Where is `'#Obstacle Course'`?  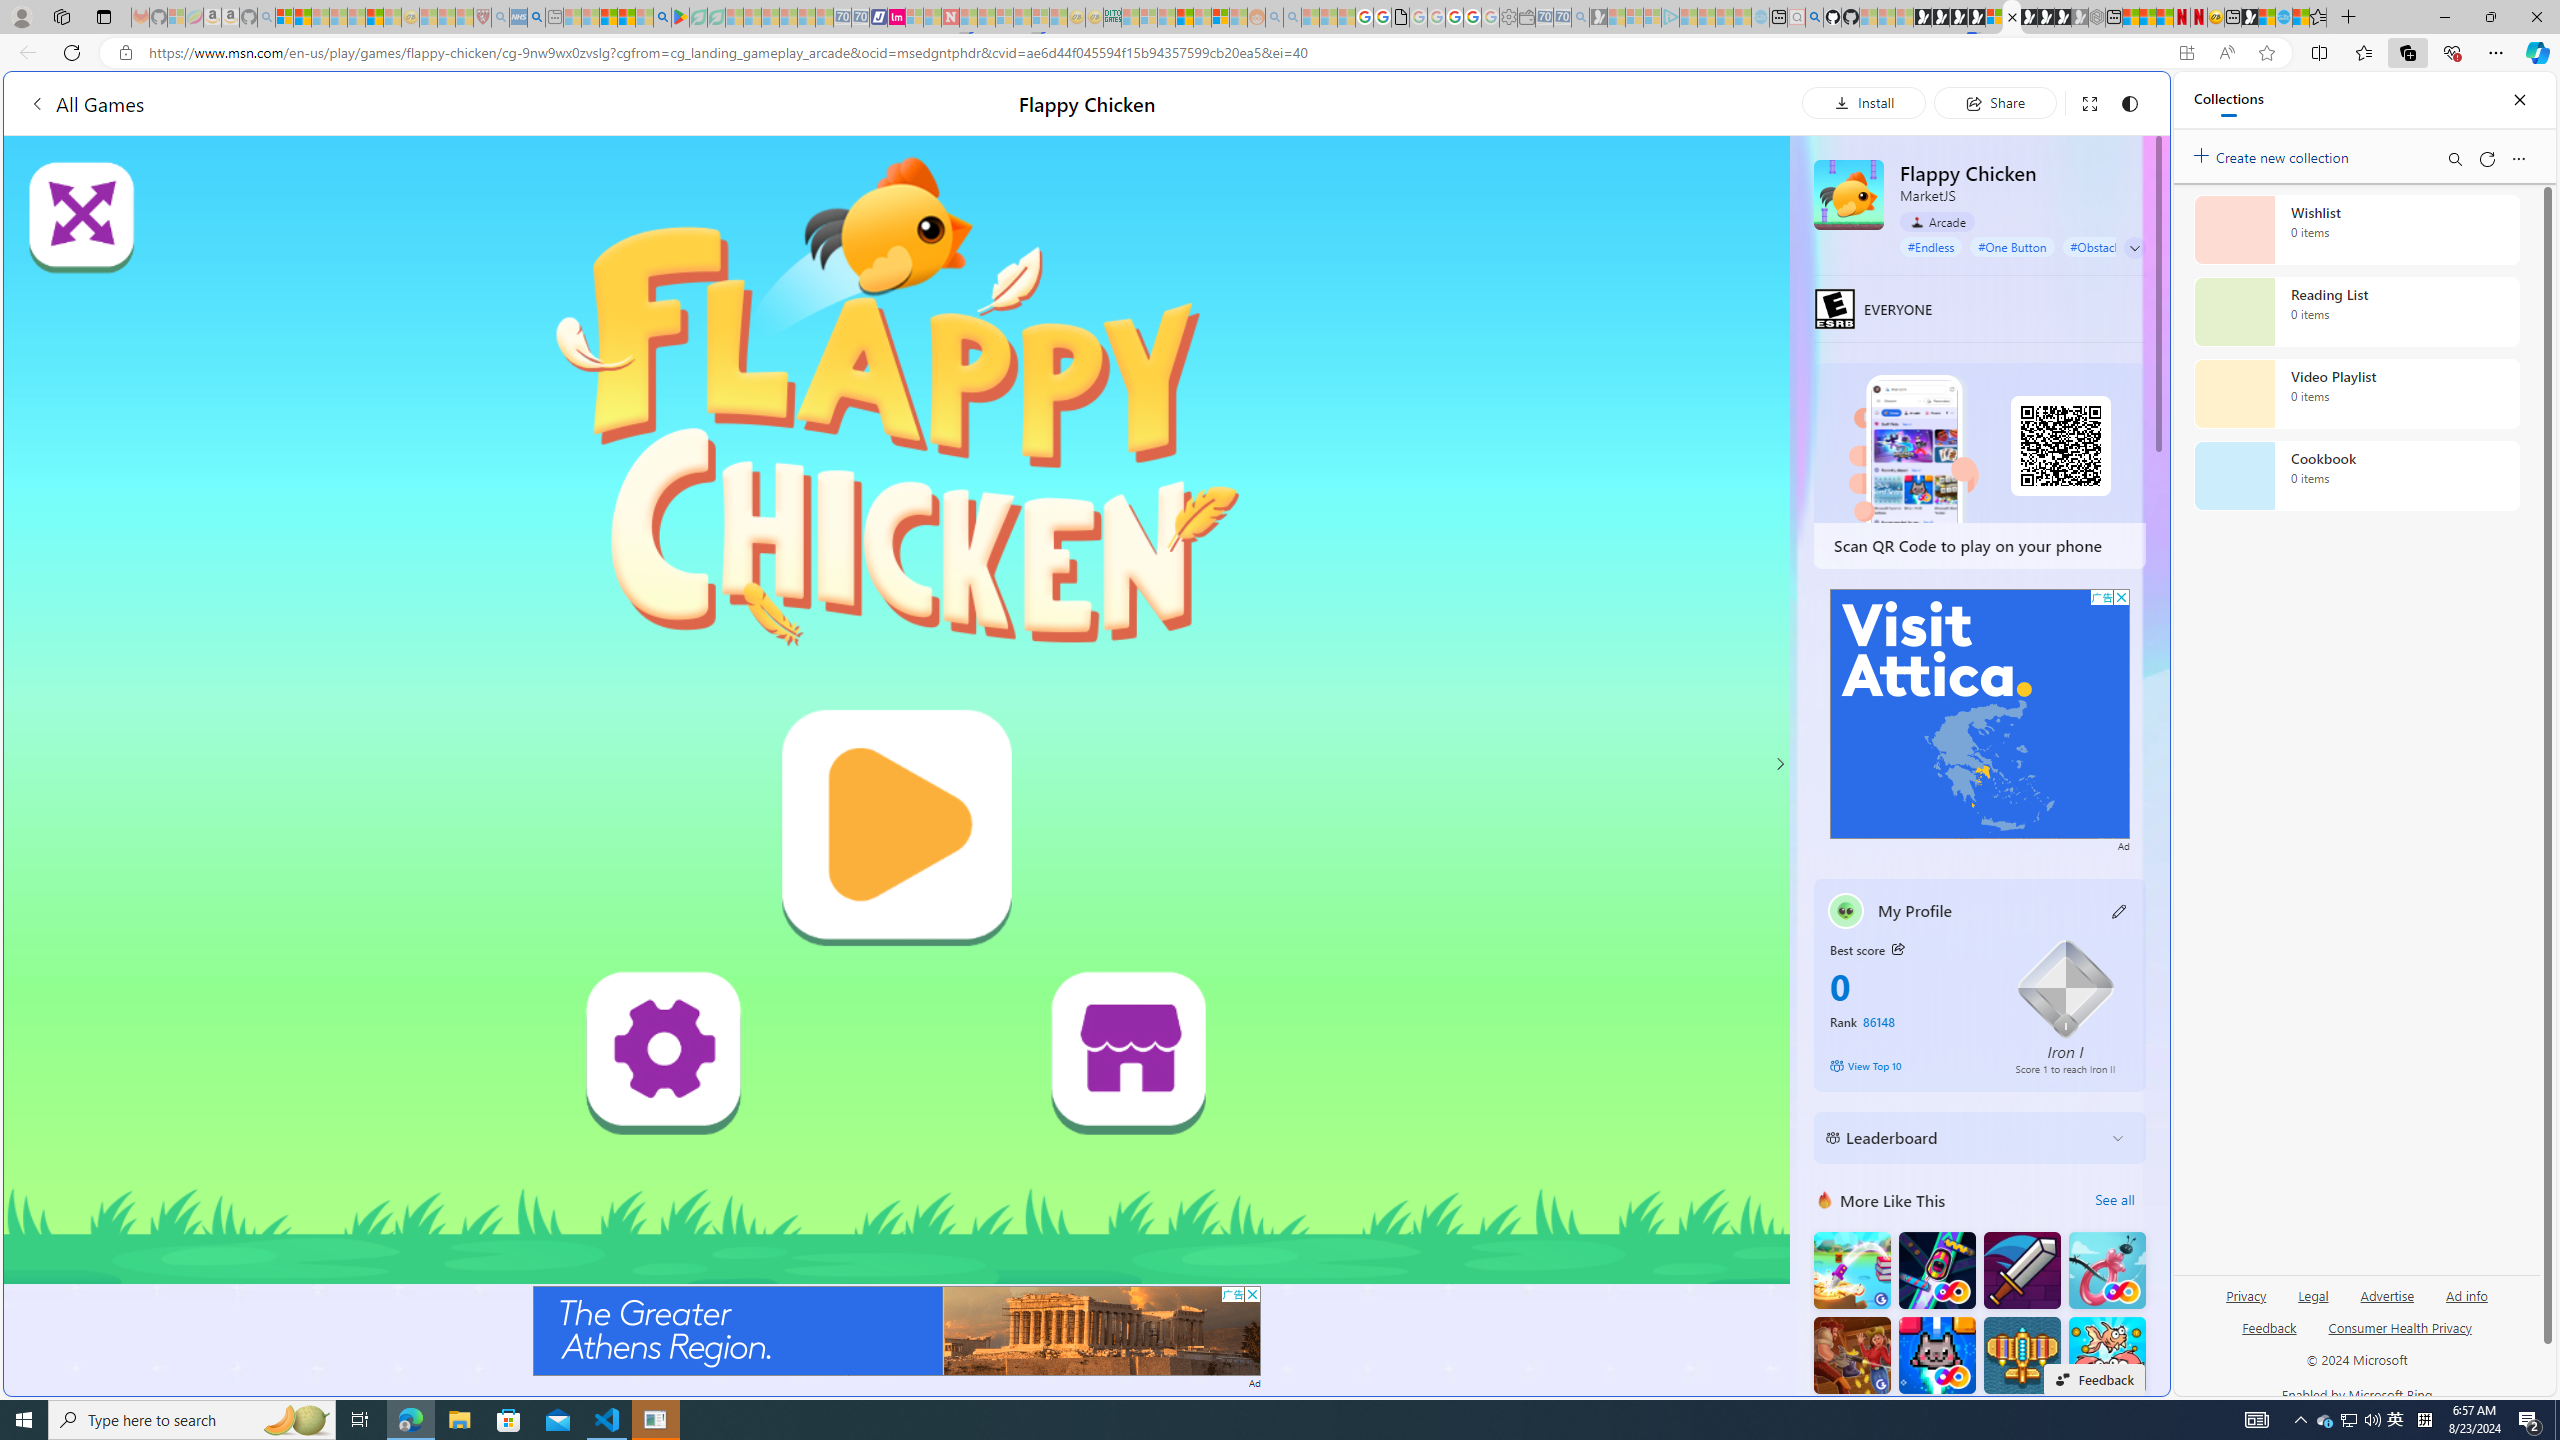 '#Obstacle Course' is located at coordinates (2115, 245).